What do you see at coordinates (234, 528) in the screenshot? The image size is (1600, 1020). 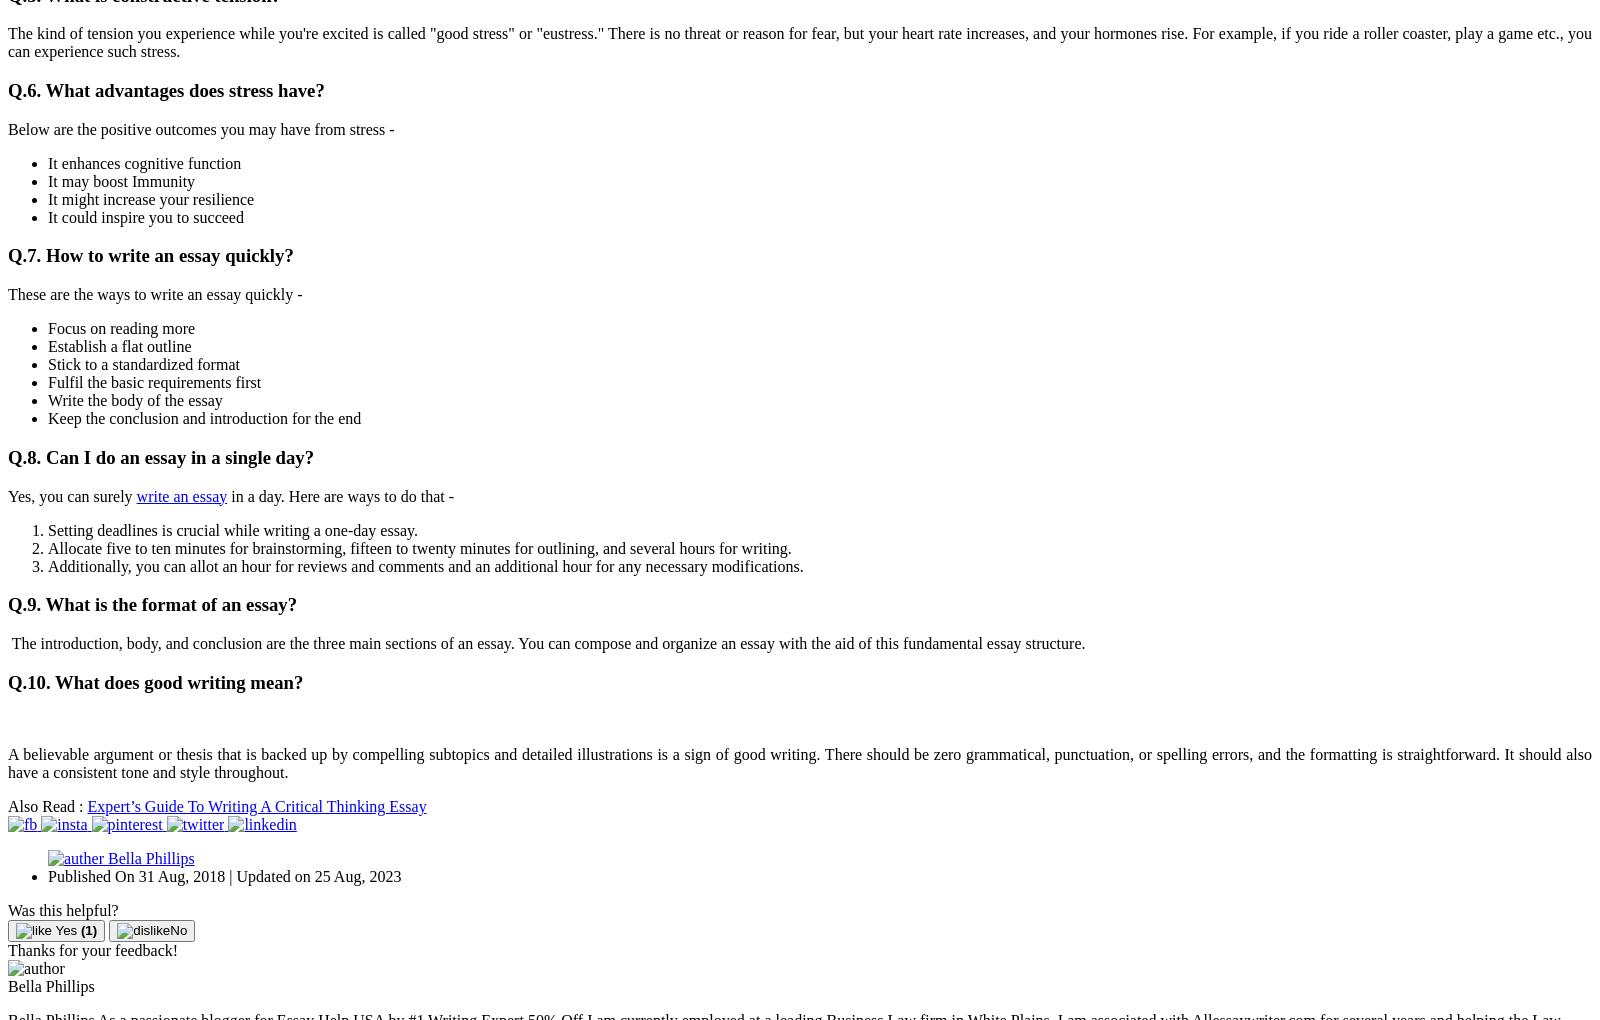 I see `'Setting deadlines is crucial while writing a one-day essay.'` at bounding box center [234, 528].